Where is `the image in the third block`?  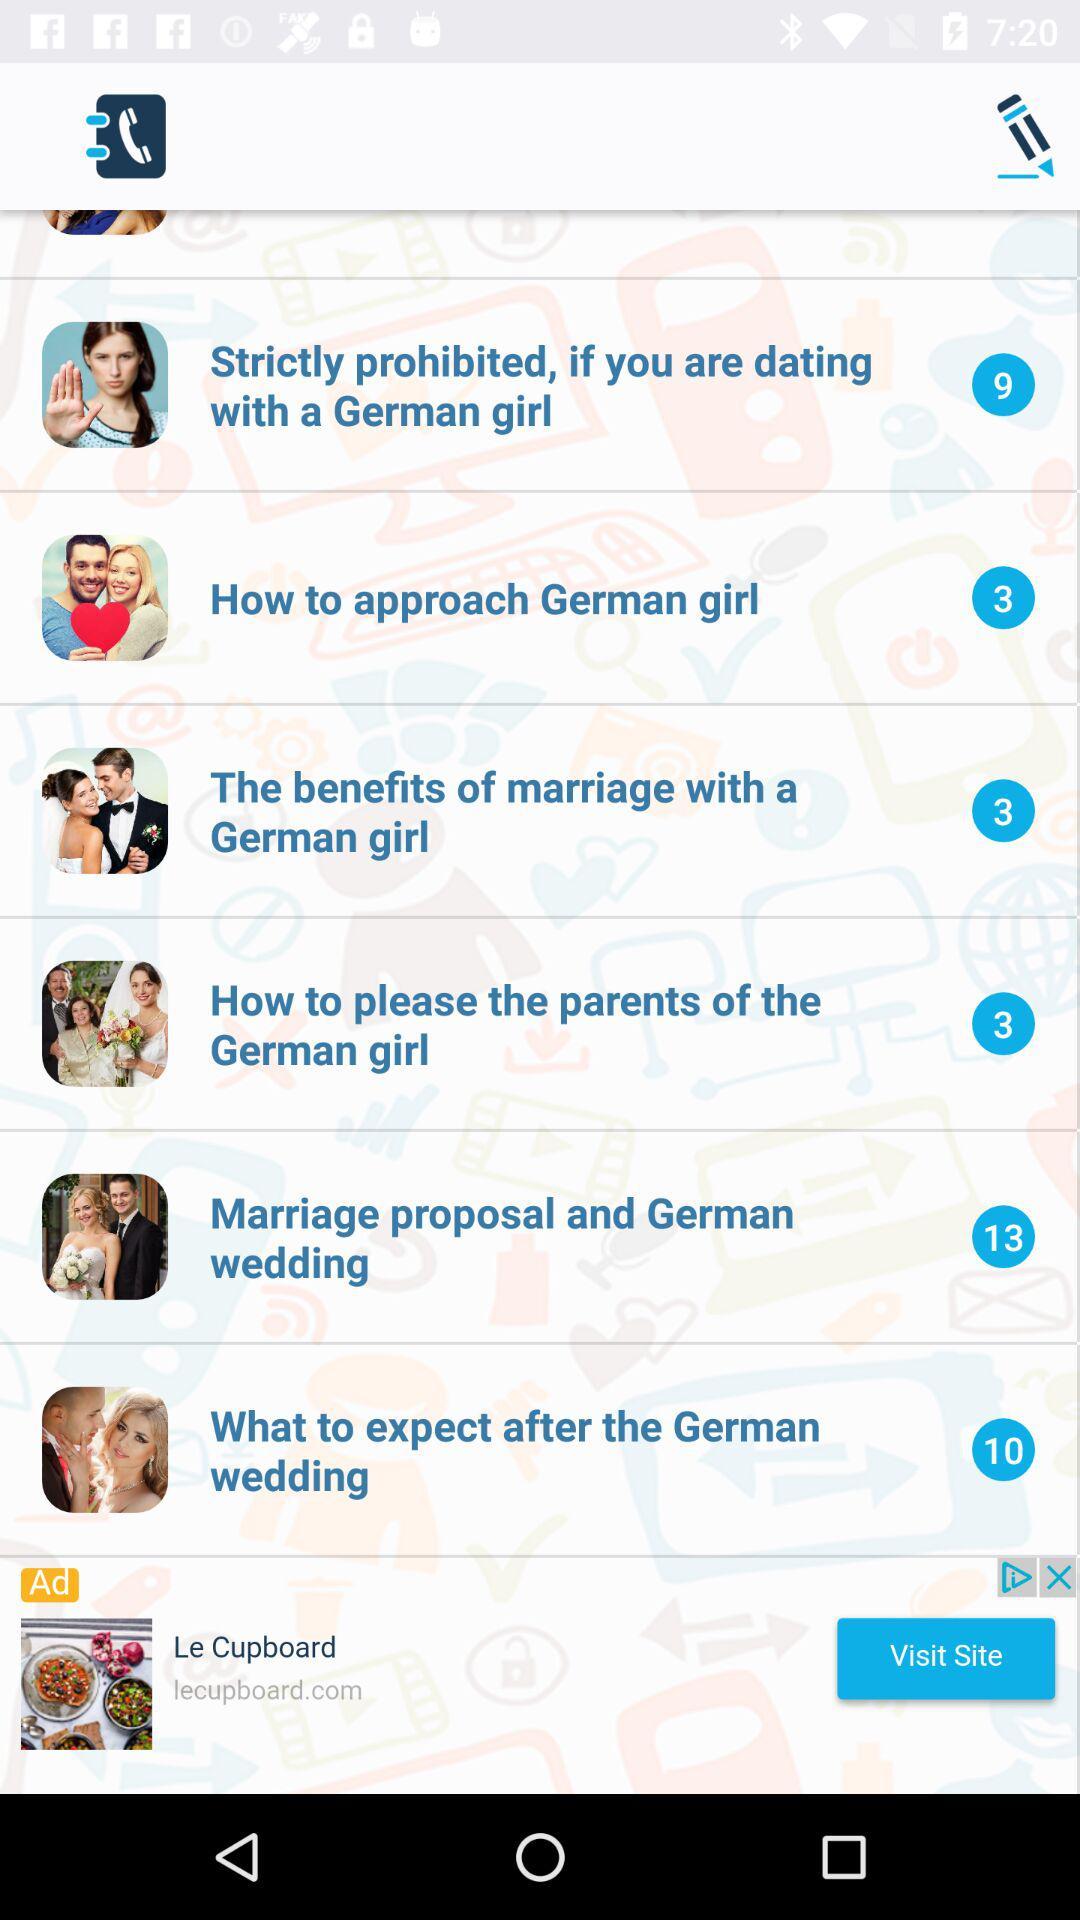 the image in the third block is located at coordinates (104, 811).